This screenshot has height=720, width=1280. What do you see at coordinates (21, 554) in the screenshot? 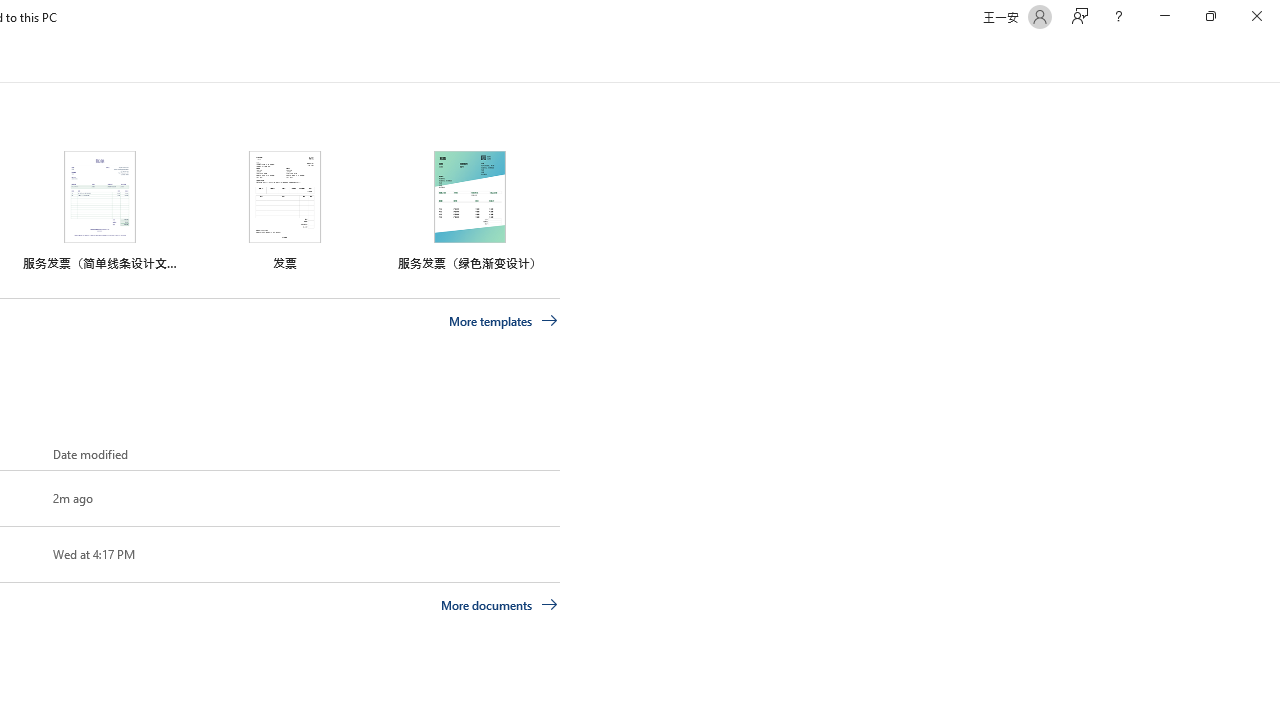
I see `'Pin this item to the list'` at bounding box center [21, 554].